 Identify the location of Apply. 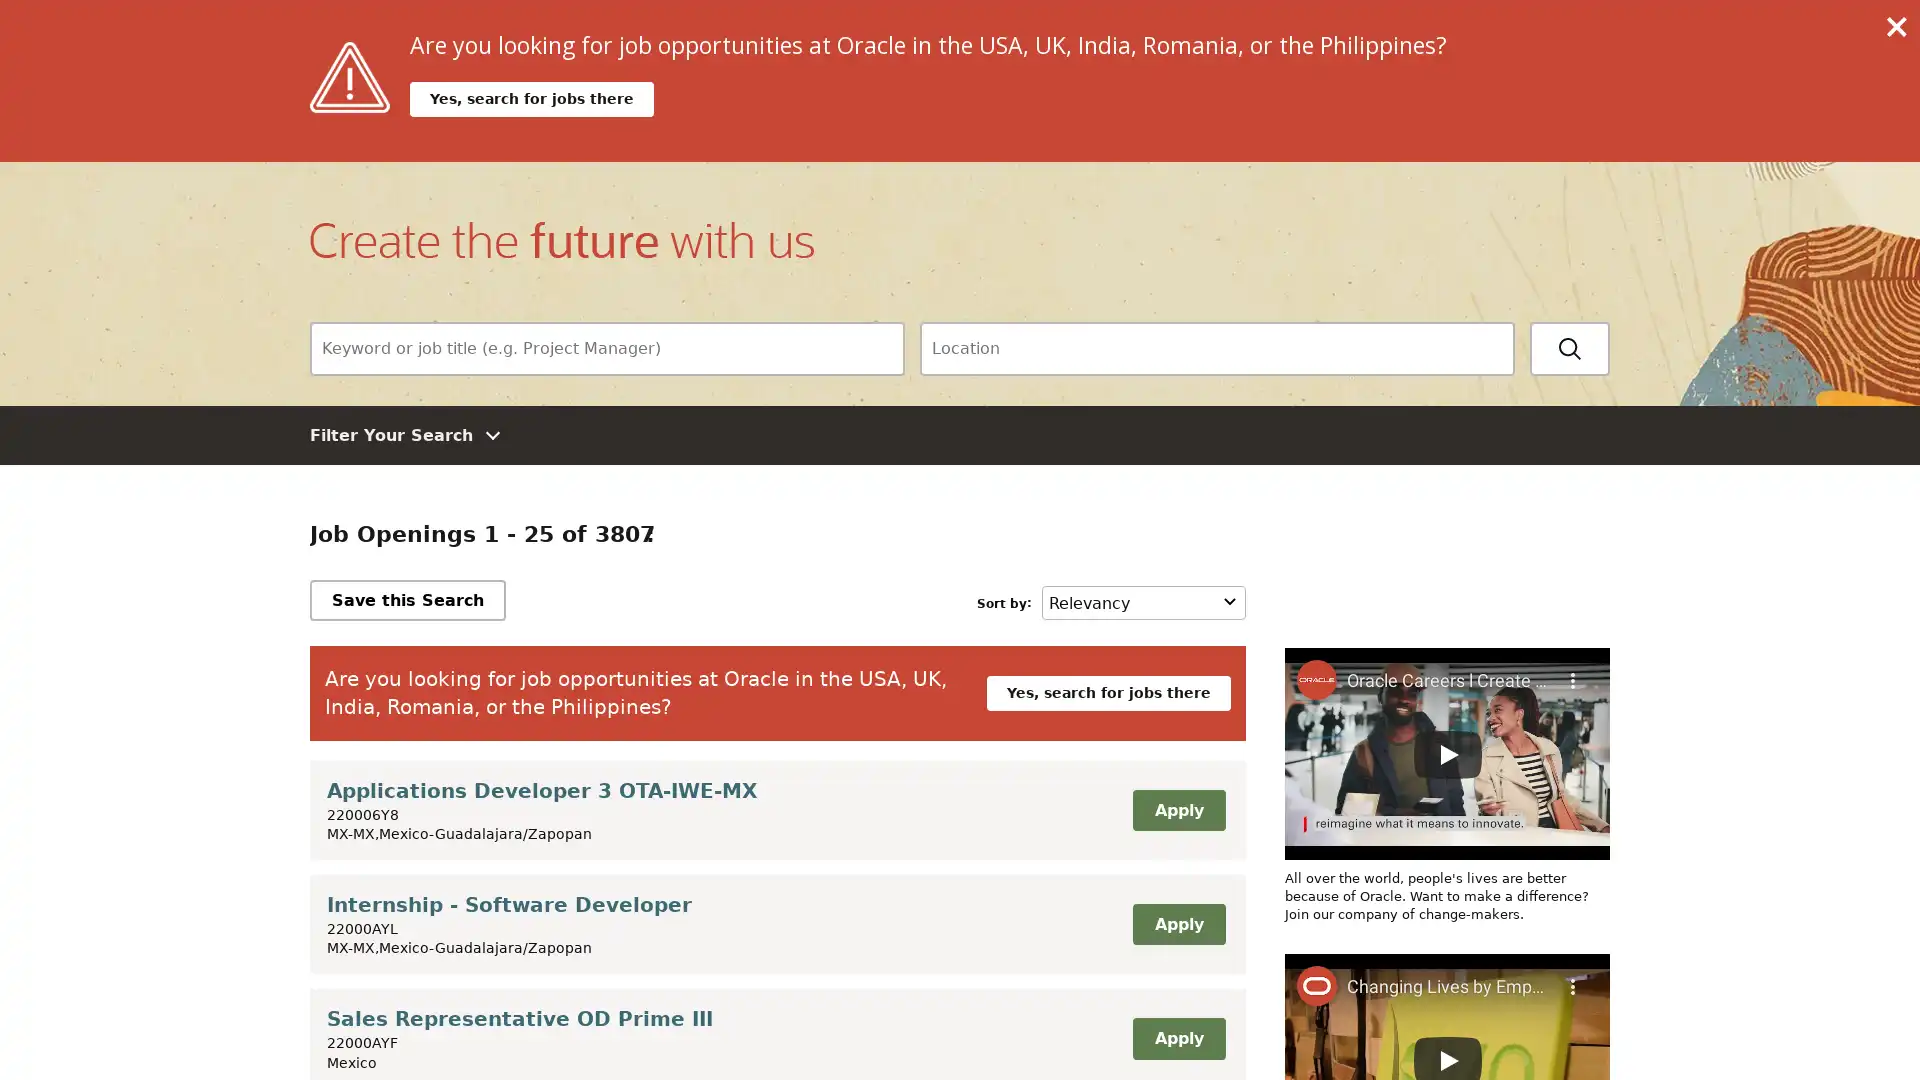
(1179, 924).